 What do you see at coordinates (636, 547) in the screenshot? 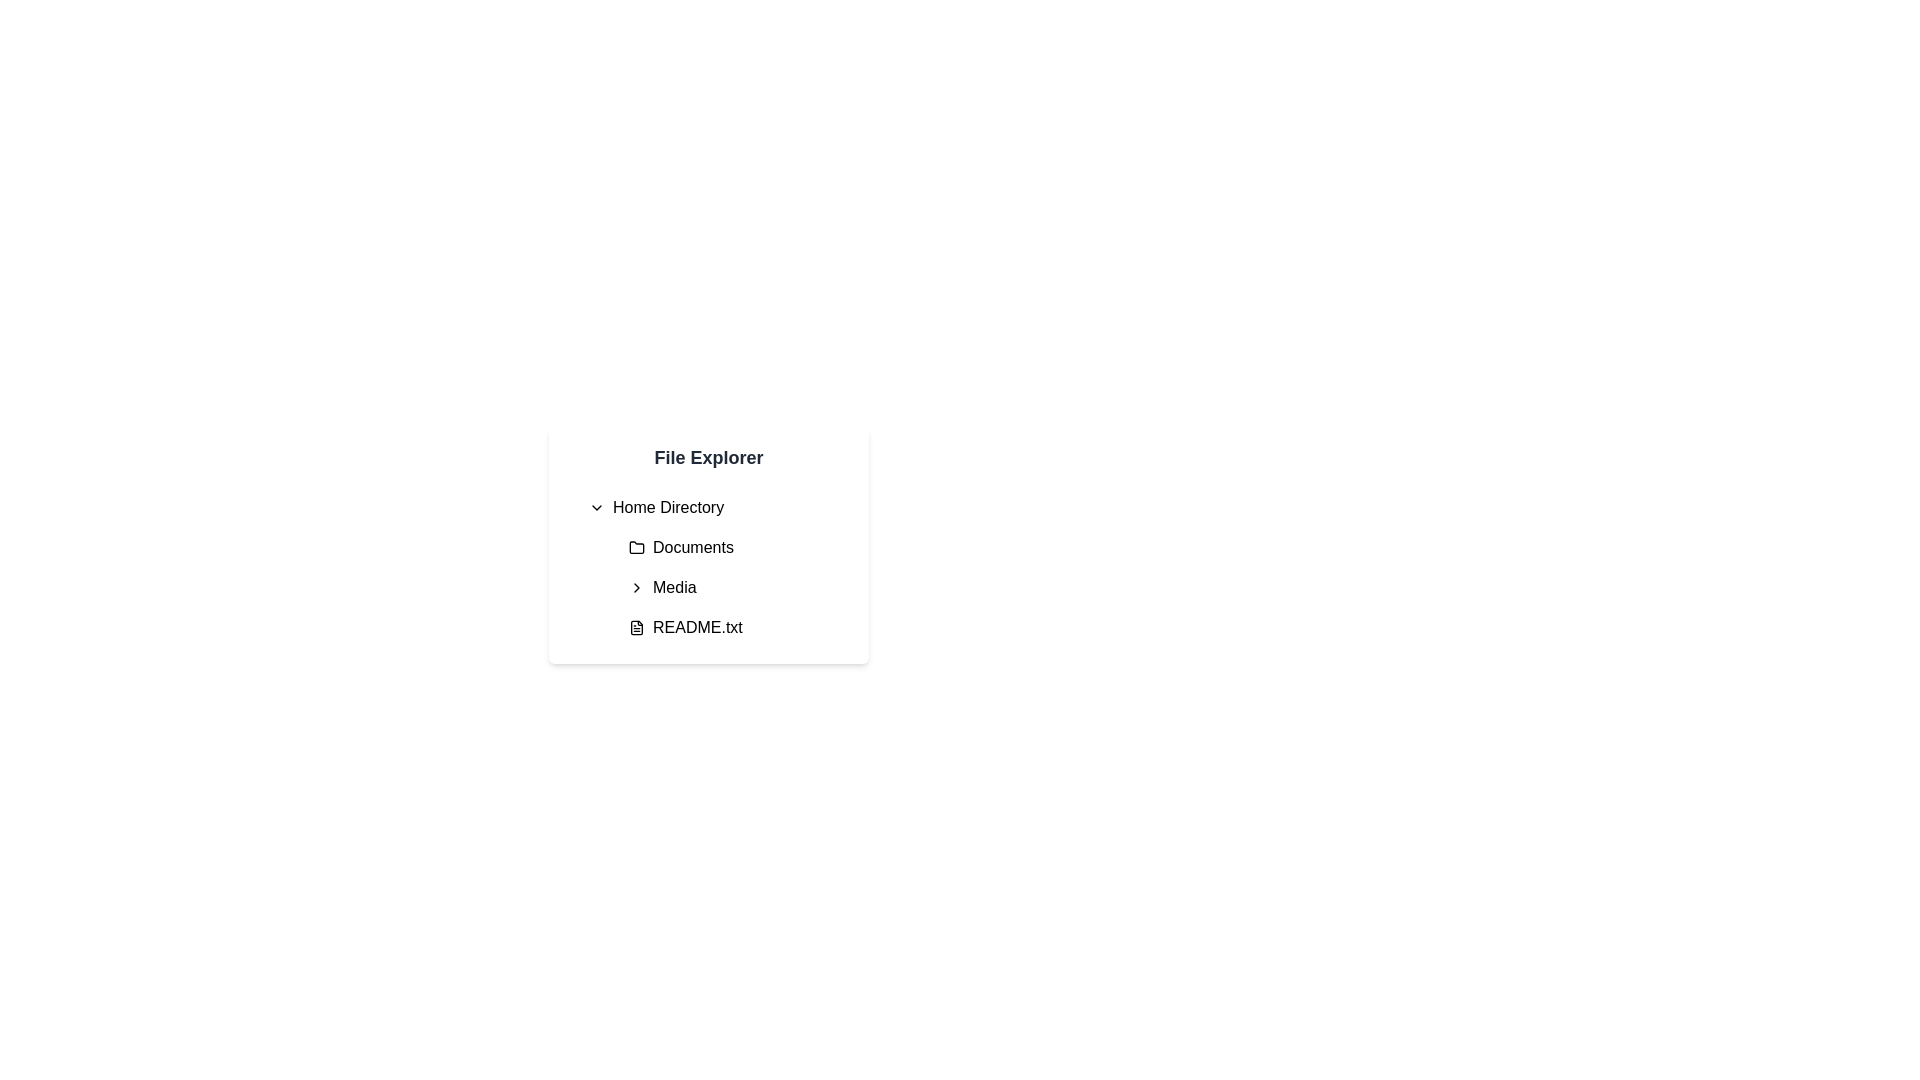
I see `the folder icon located in the second row of the file explorer tree structure next to the text 'Documents'` at bounding box center [636, 547].